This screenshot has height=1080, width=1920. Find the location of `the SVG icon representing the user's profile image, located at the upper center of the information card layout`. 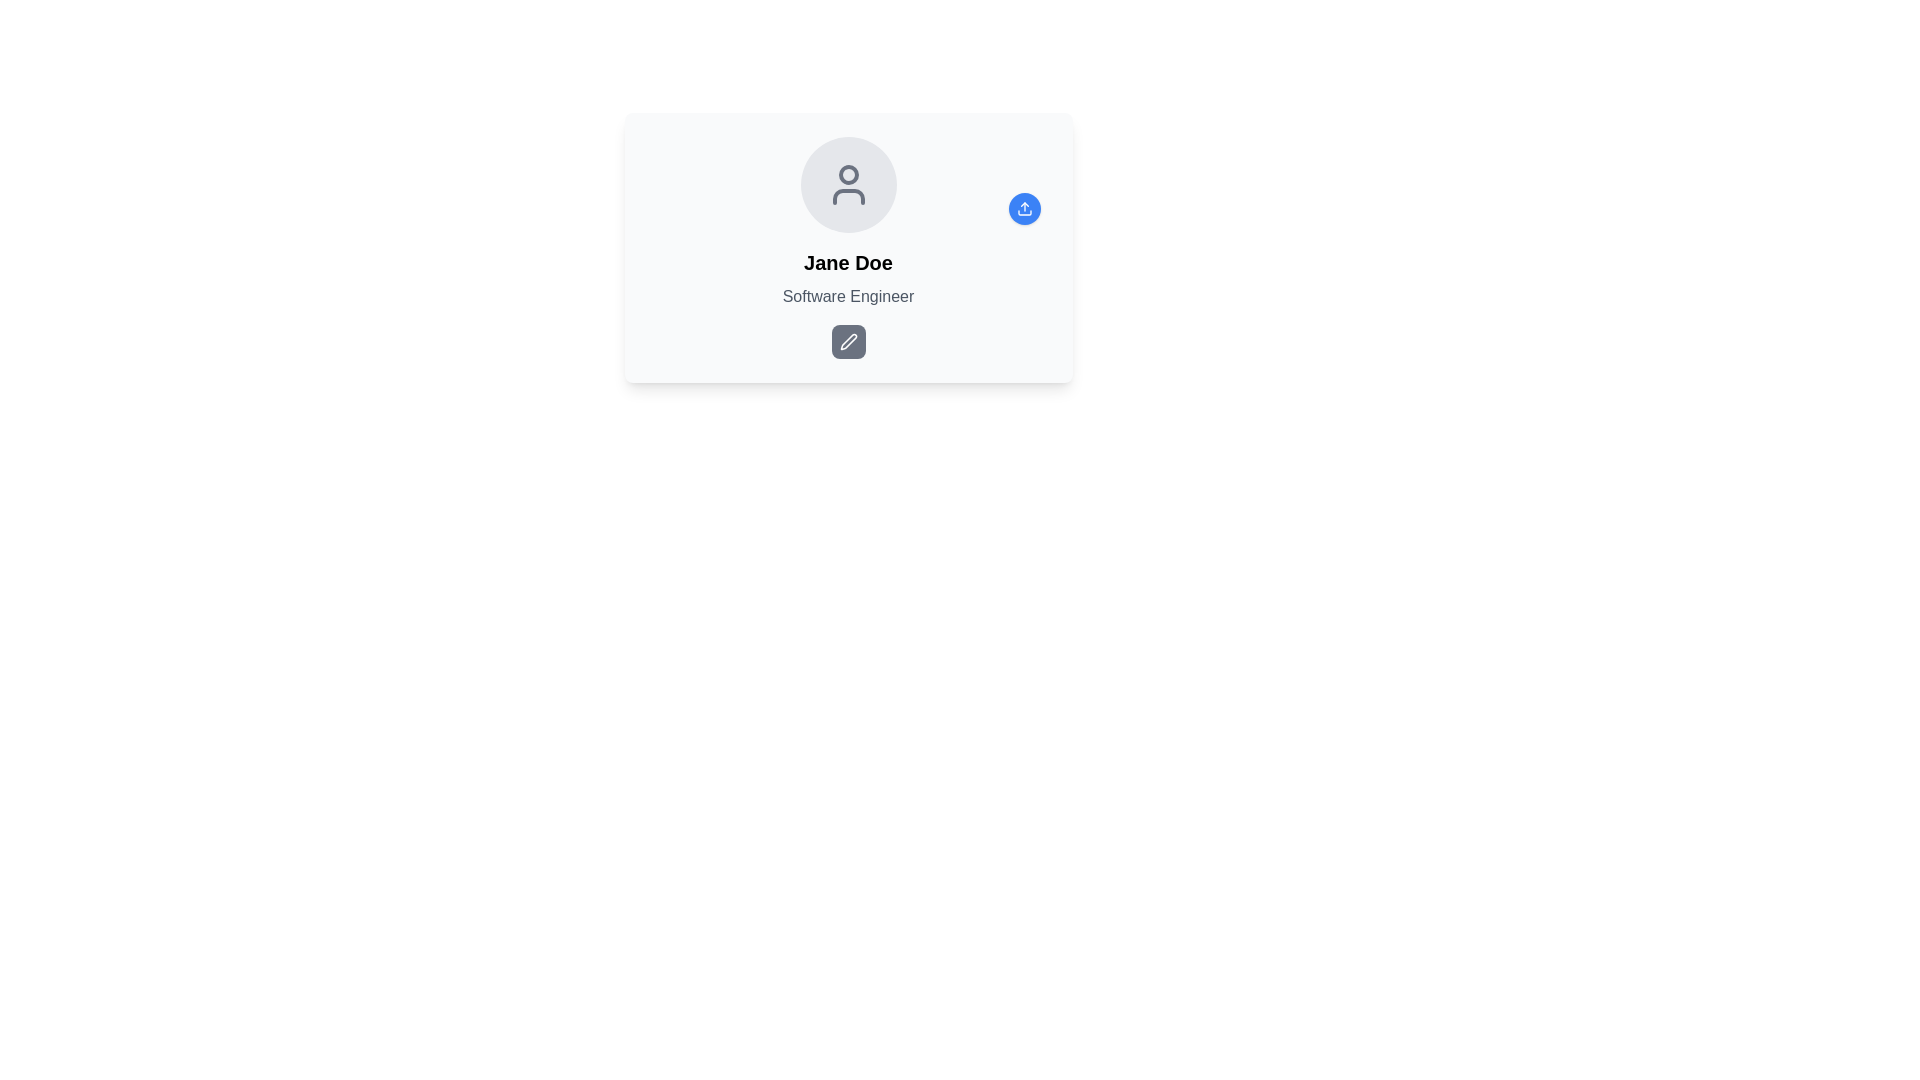

the SVG icon representing the user's profile image, located at the upper center of the information card layout is located at coordinates (848, 185).